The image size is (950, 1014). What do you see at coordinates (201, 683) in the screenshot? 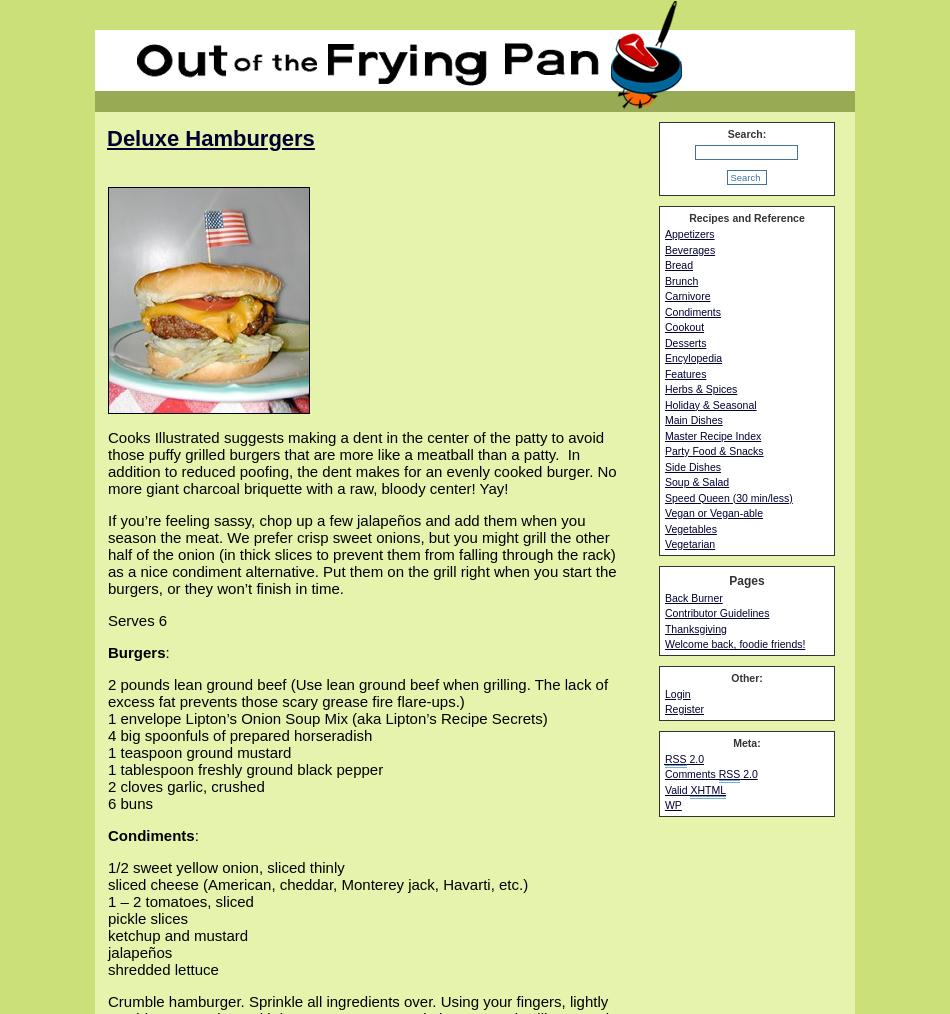
I see `'2 pounds lean ground beef  ('` at bounding box center [201, 683].